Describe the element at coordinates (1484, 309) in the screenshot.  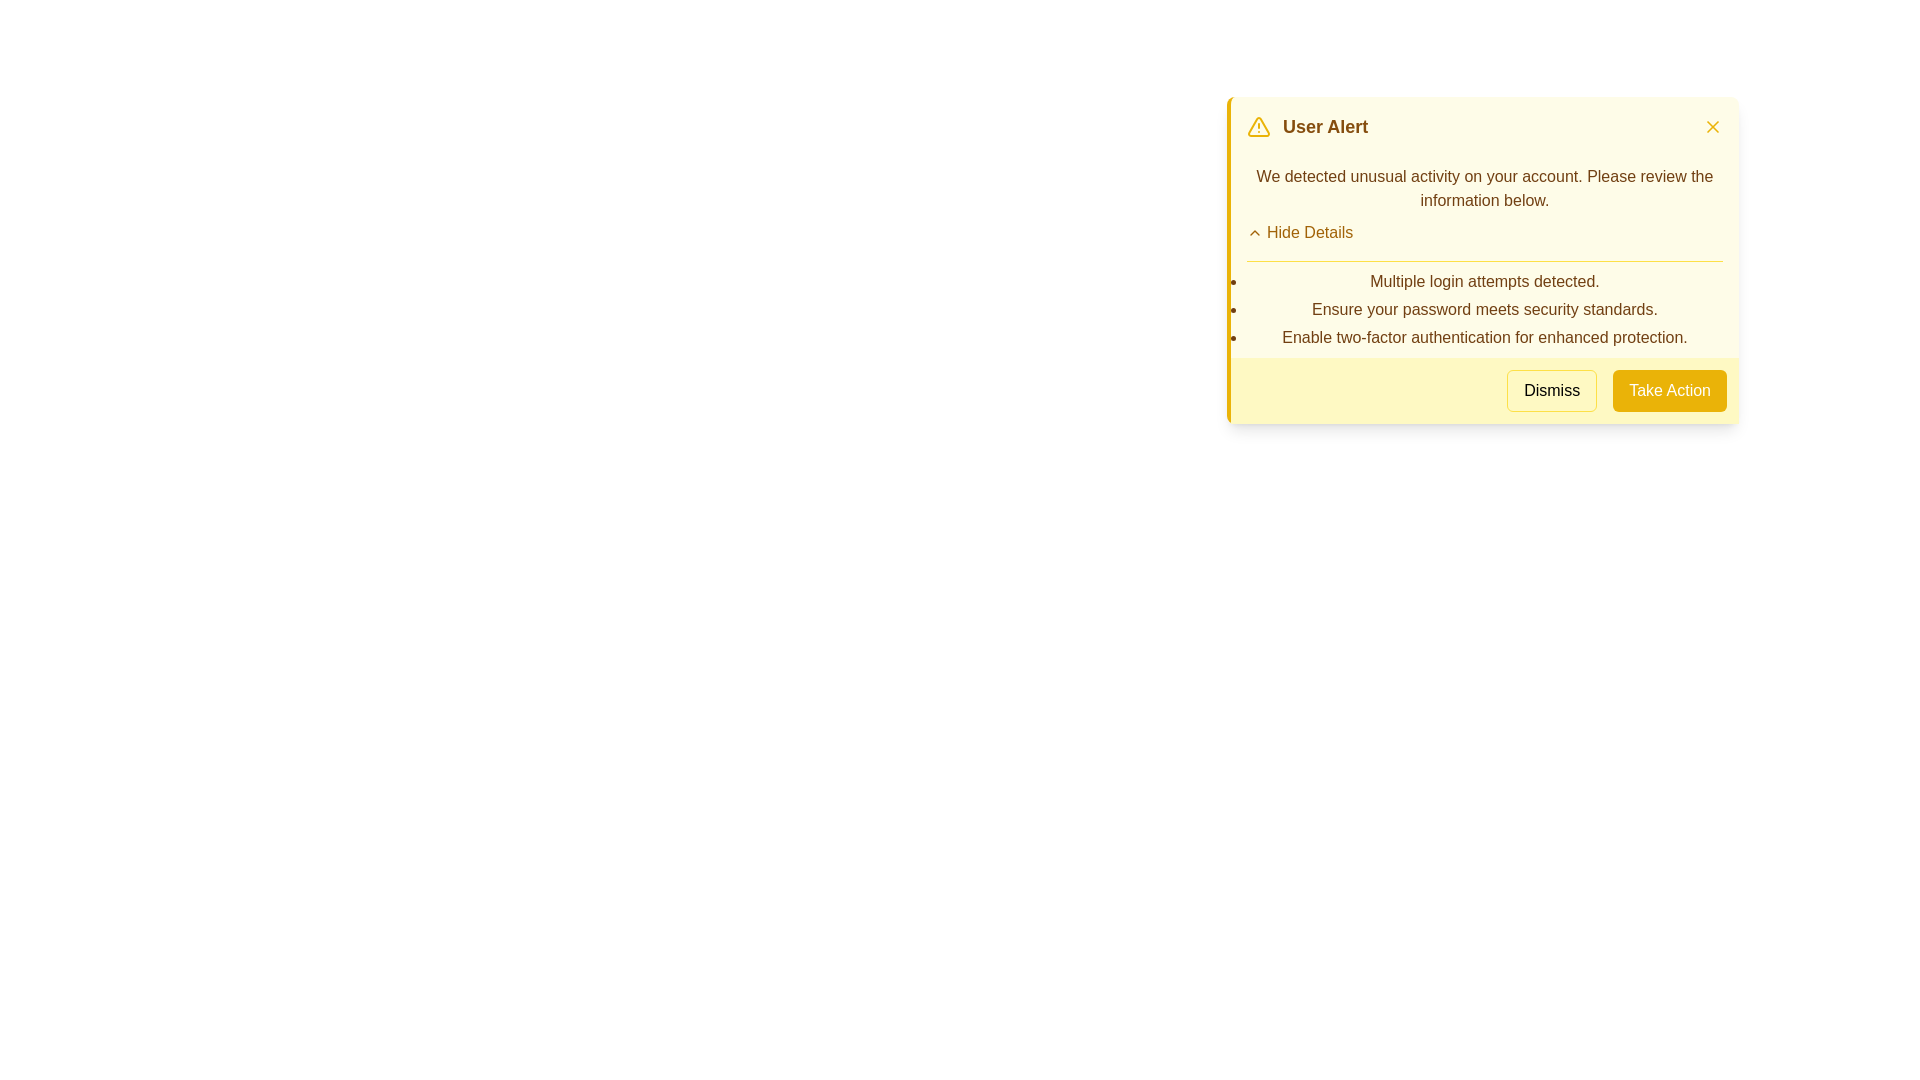
I see `informative message about password security guidelines located in the second item of the bulleted list within the warning notification, positioned towards the center-left area of the popup` at that location.